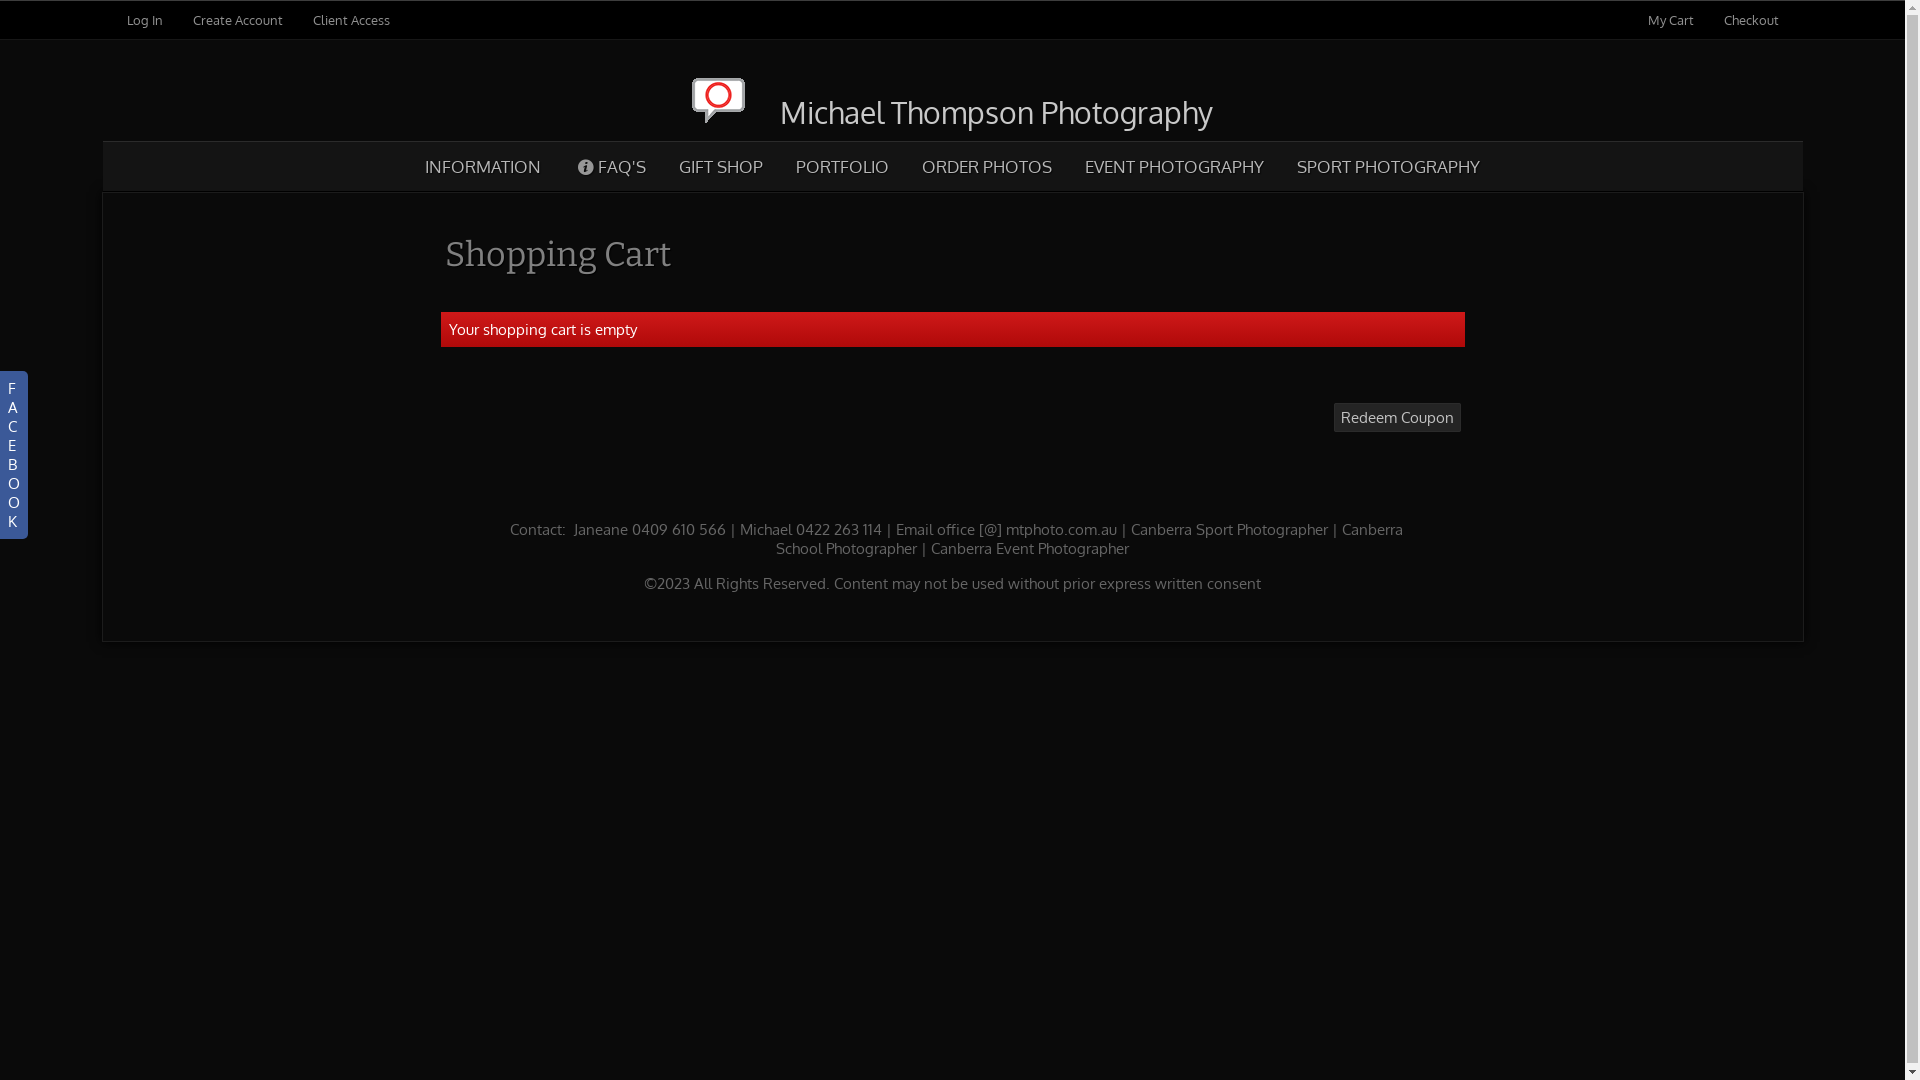 Image resolution: width=1920 pixels, height=1080 pixels. What do you see at coordinates (350, 19) in the screenshot?
I see `'Client Access'` at bounding box center [350, 19].